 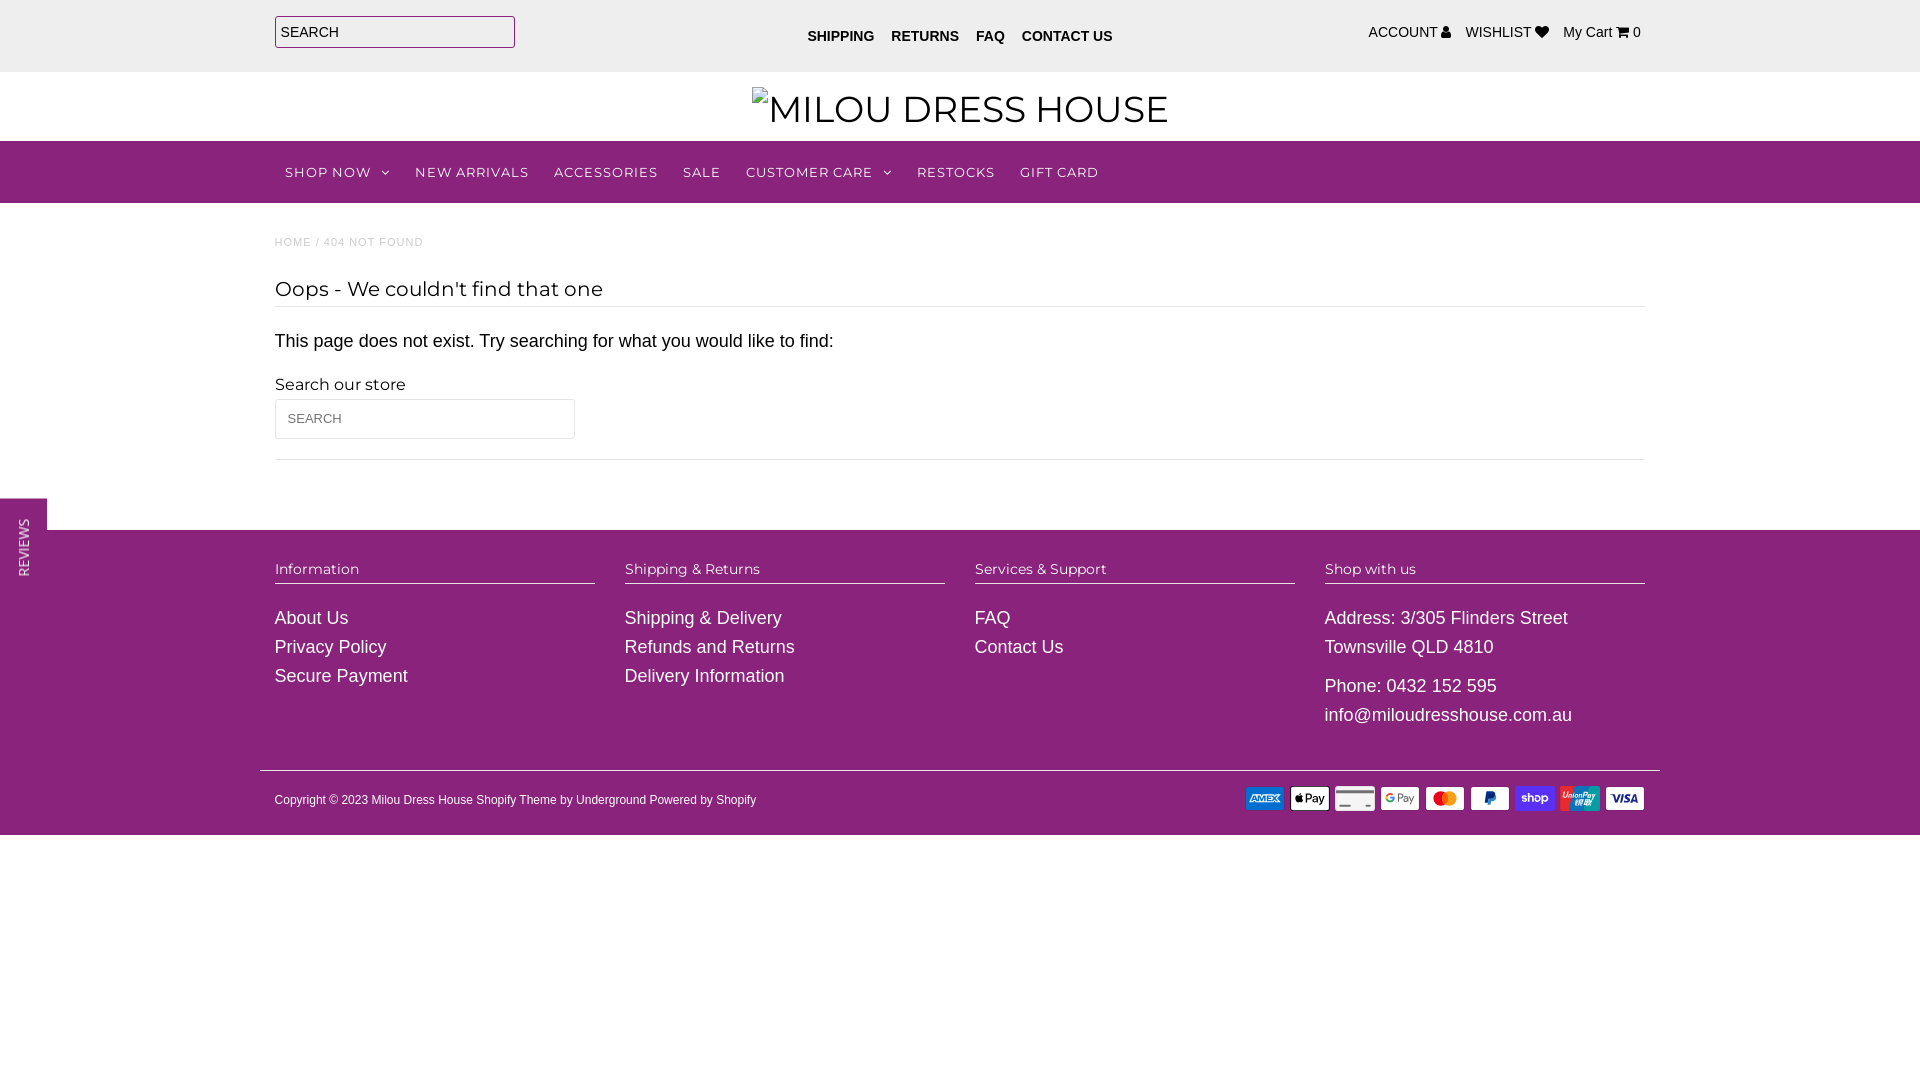 What do you see at coordinates (819, 171) in the screenshot?
I see `'CUSTOMER CARE'` at bounding box center [819, 171].